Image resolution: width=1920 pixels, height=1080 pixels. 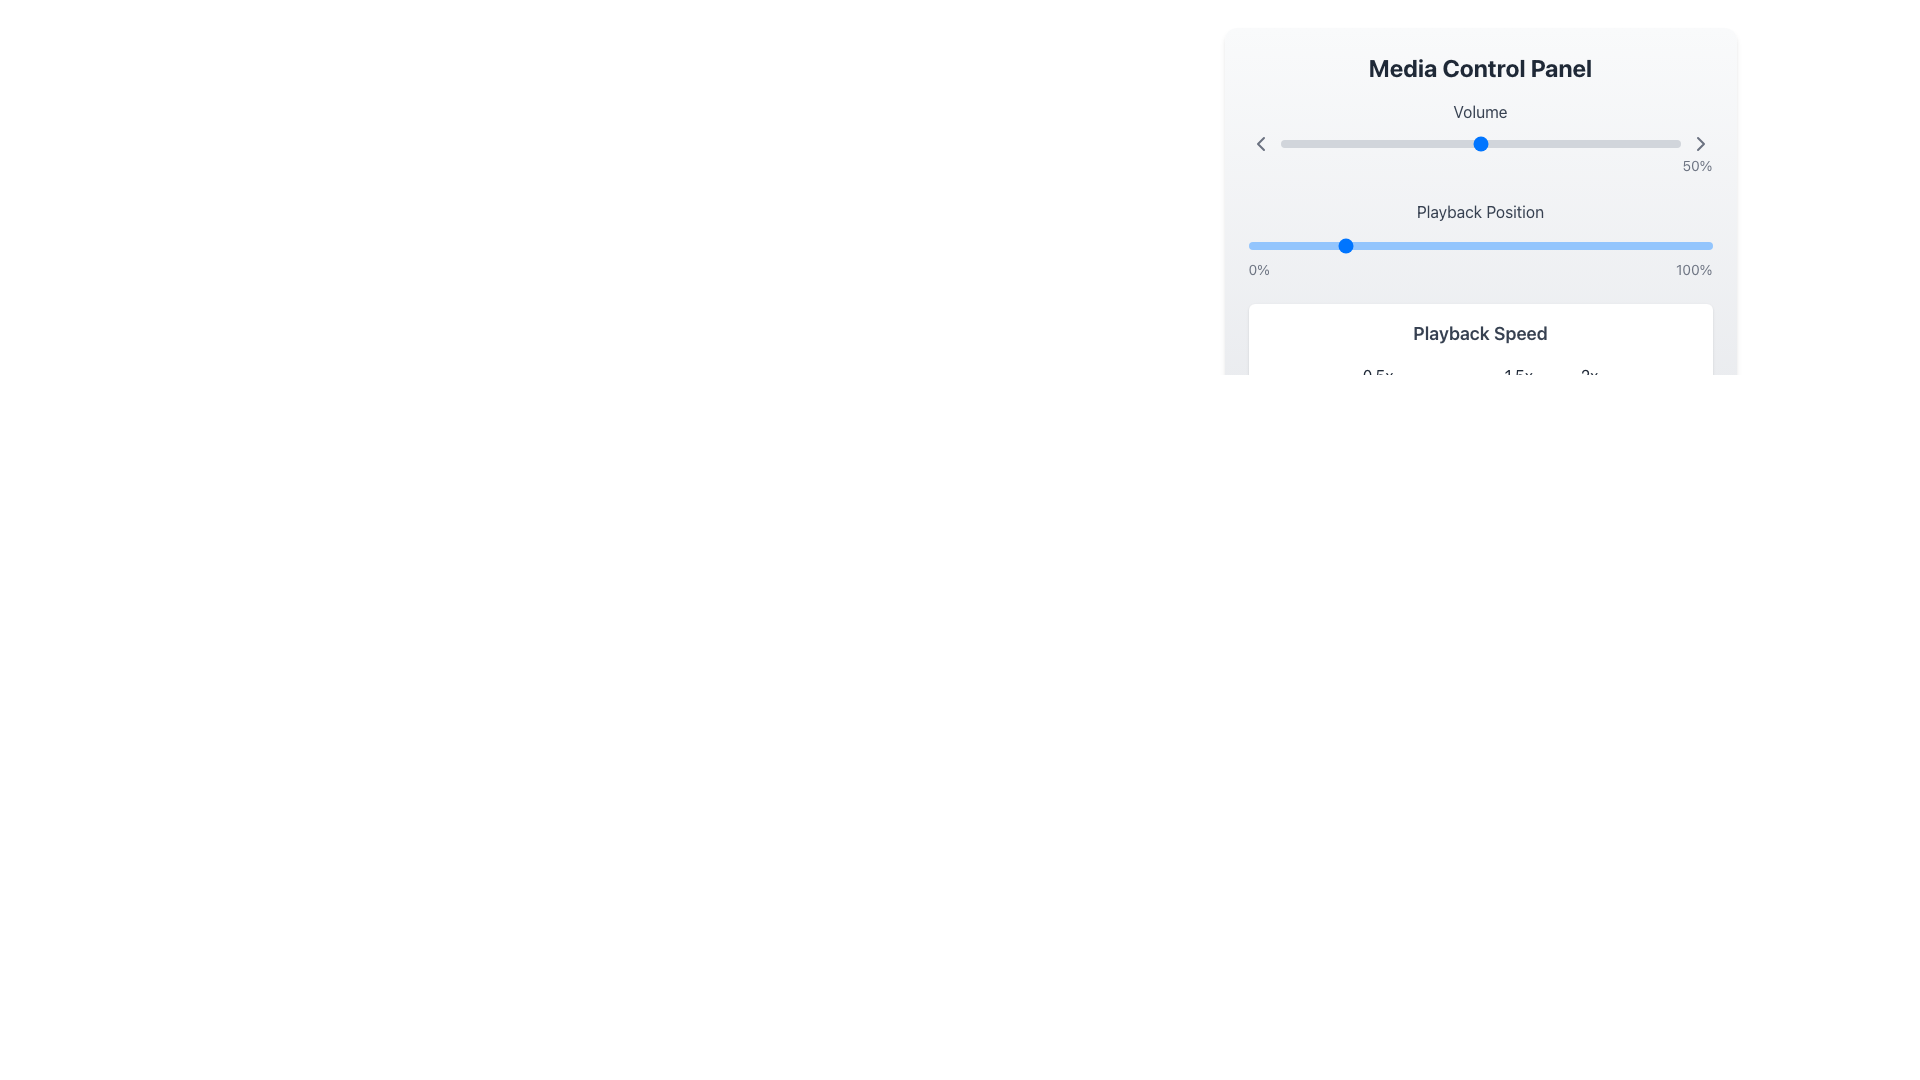 I want to click on volume, so click(x=1600, y=142).